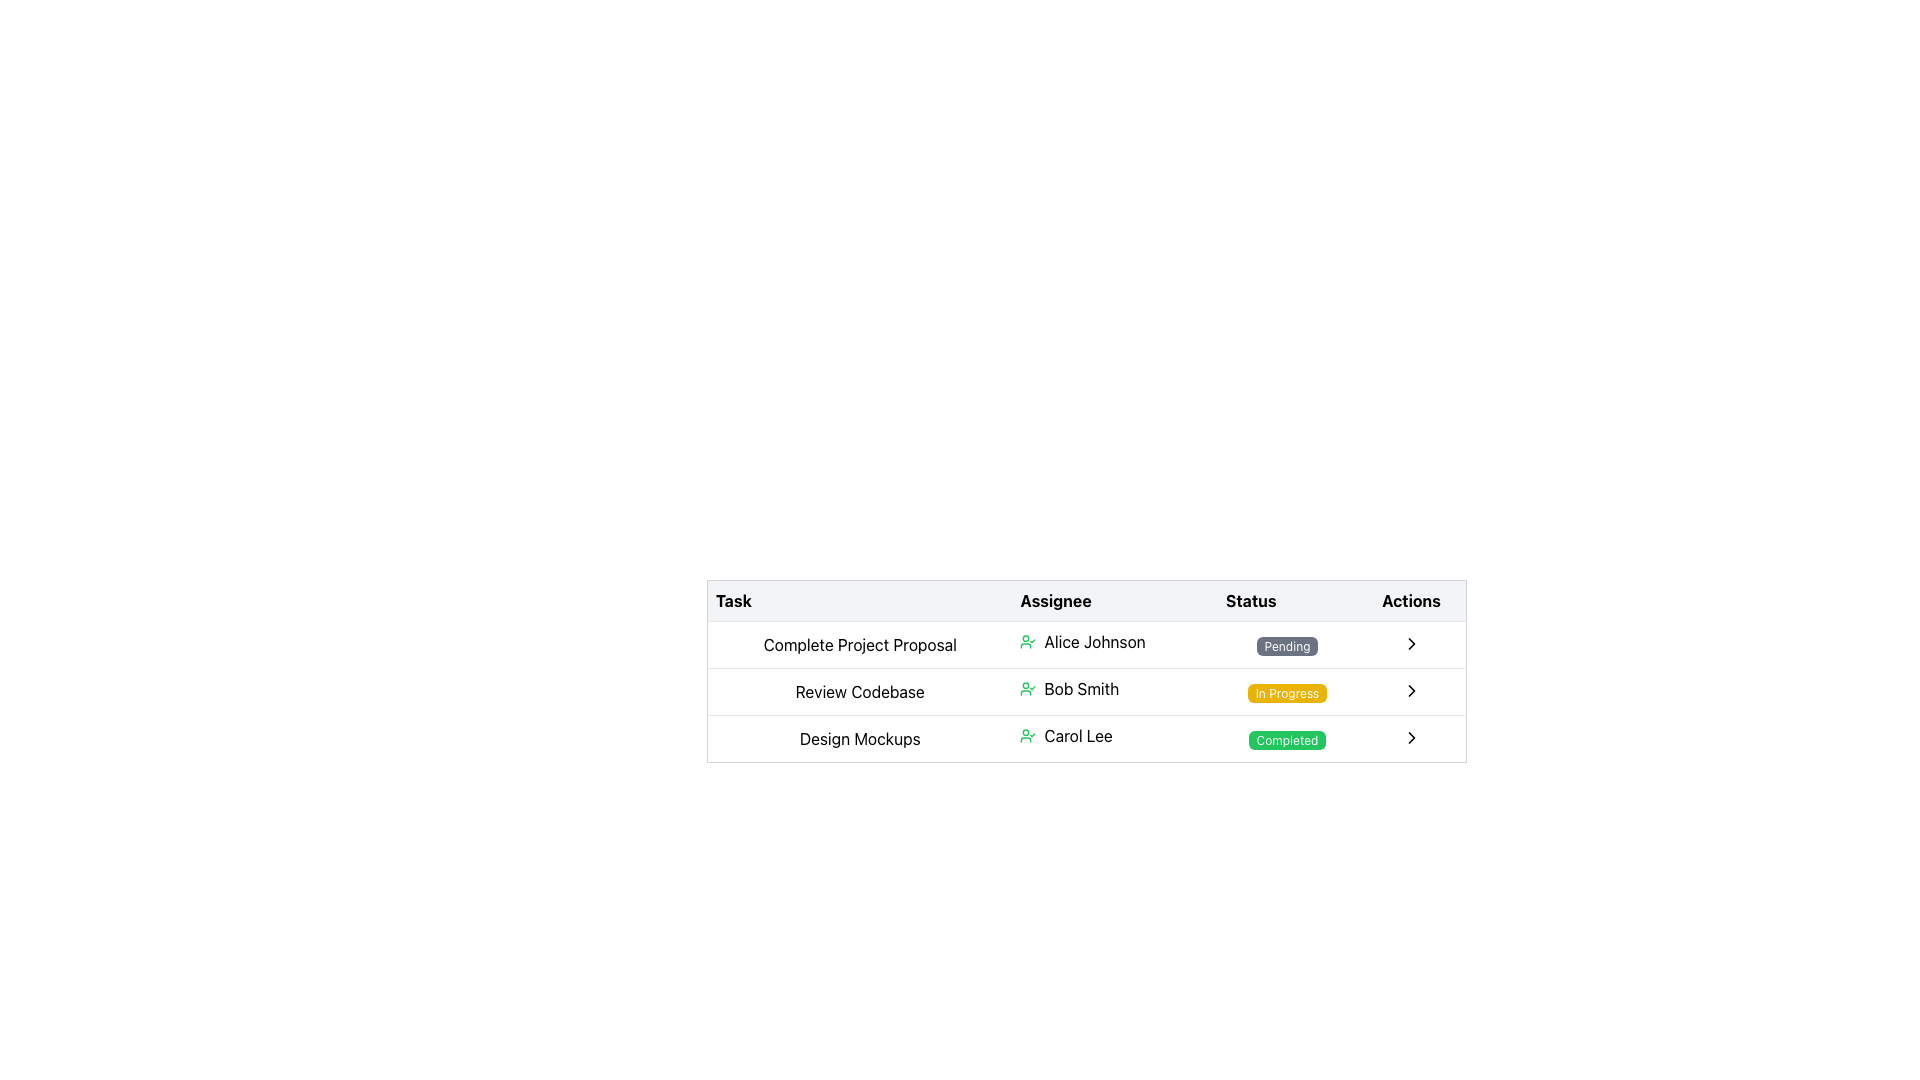 Image resolution: width=1920 pixels, height=1080 pixels. I want to click on the 'Design Mockups' text label in the first column of the third row of the table, which serves as a descriptor for the task, so click(859, 739).